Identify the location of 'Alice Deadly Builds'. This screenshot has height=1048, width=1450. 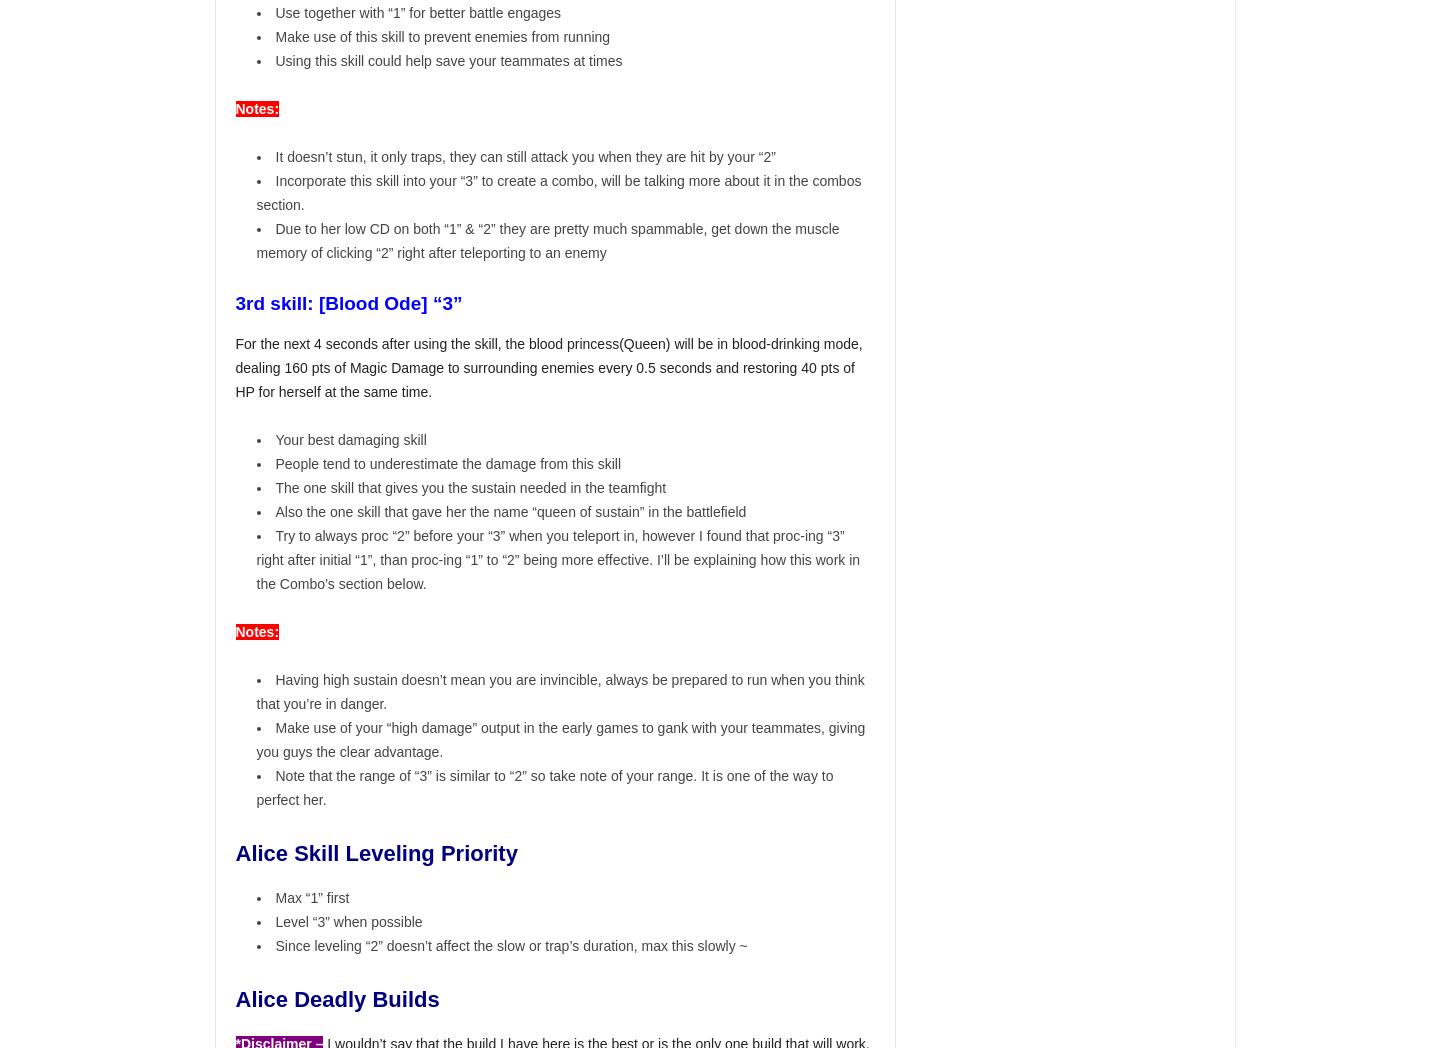
(339, 999).